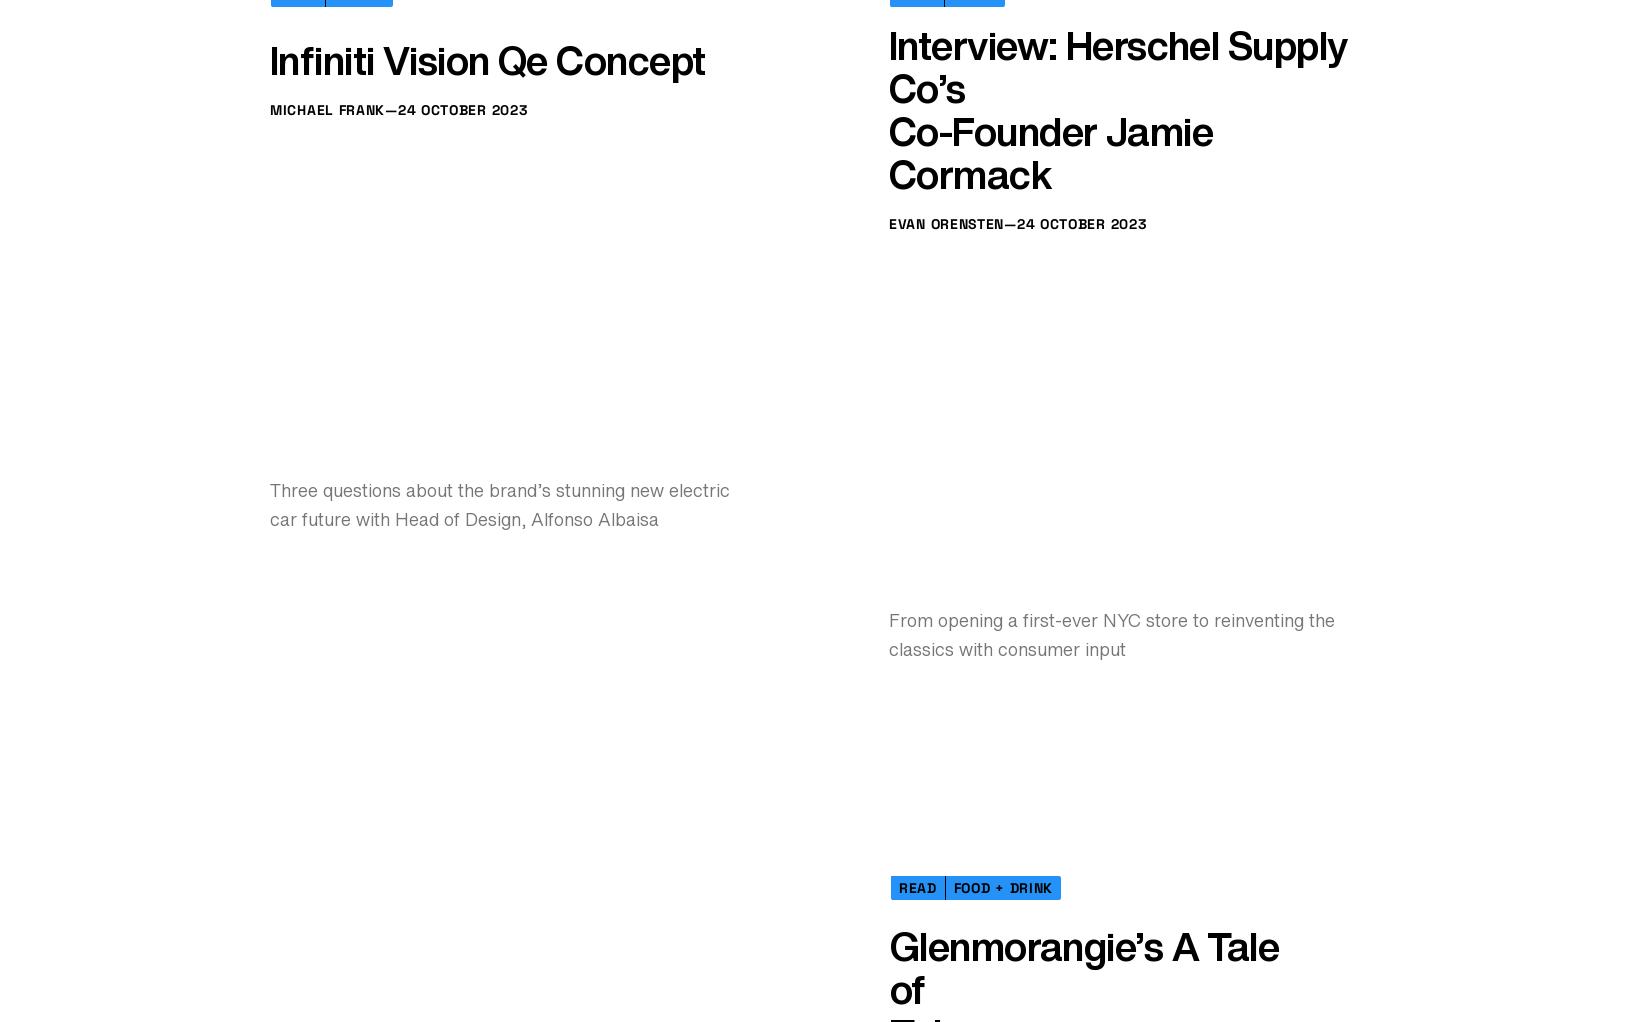 The image size is (1650, 1022). I want to click on 'Evan Orensten', so click(889, 843).